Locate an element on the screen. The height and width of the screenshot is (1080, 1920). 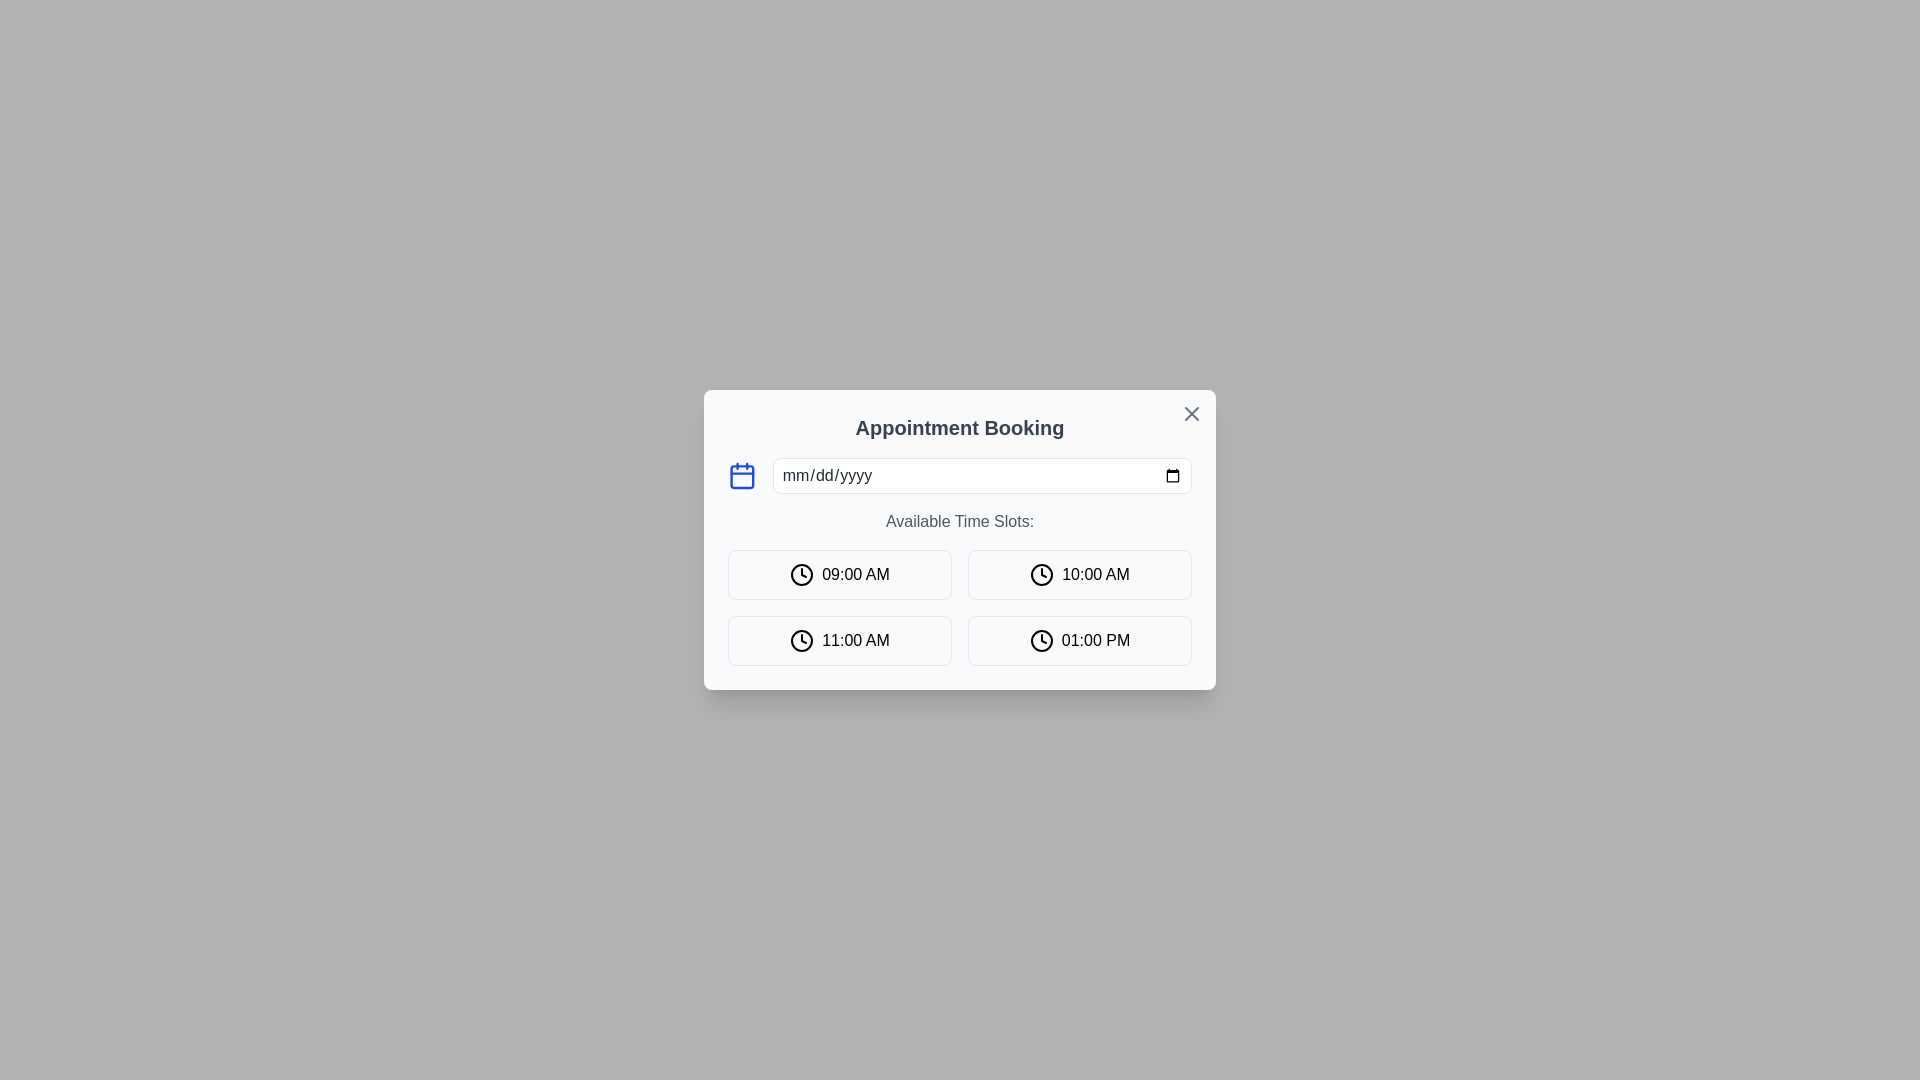
the button that allows the user to select the 09:00 AM time slot for an appointment or event is located at coordinates (840, 574).